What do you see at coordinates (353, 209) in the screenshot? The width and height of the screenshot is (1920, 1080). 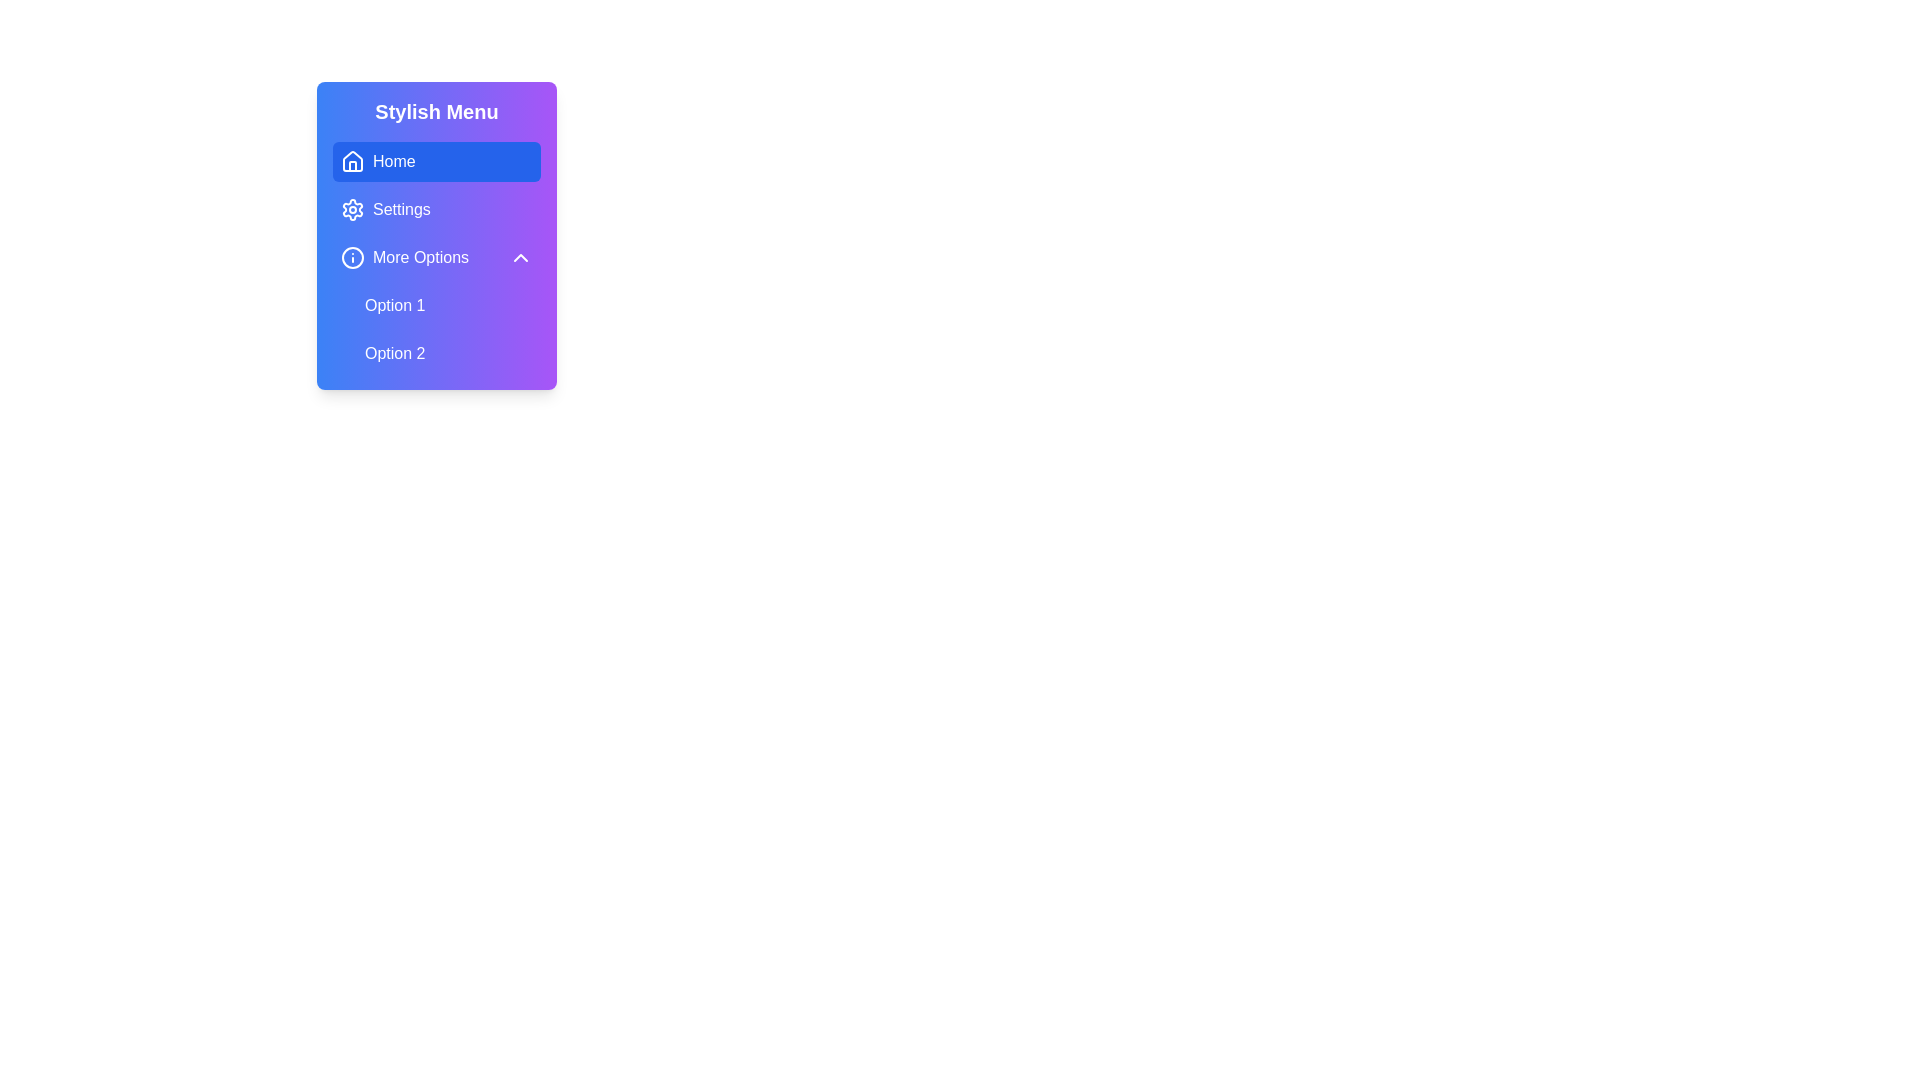 I see `the settings cogwheel icon located to the left of the 'Settings' label in the vertical menu` at bounding box center [353, 209].